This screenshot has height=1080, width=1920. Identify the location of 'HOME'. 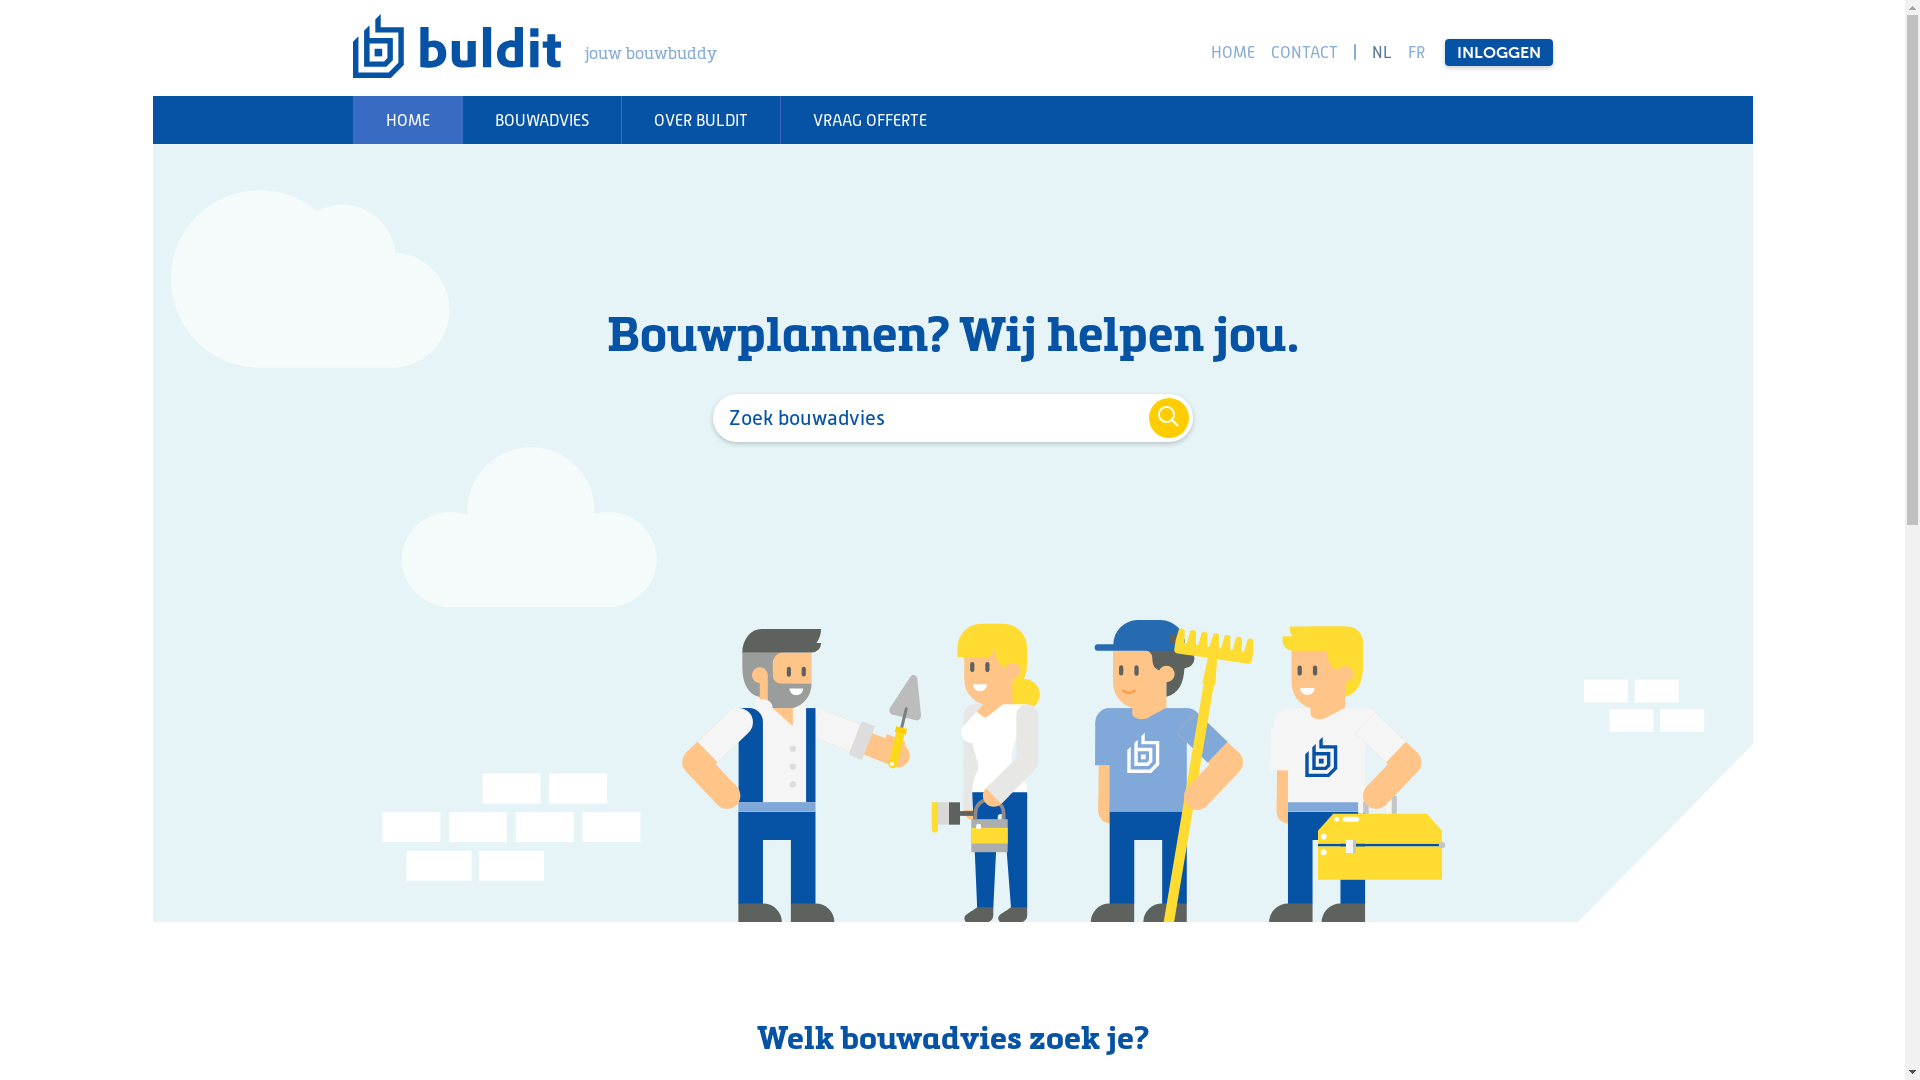
(405, 119).